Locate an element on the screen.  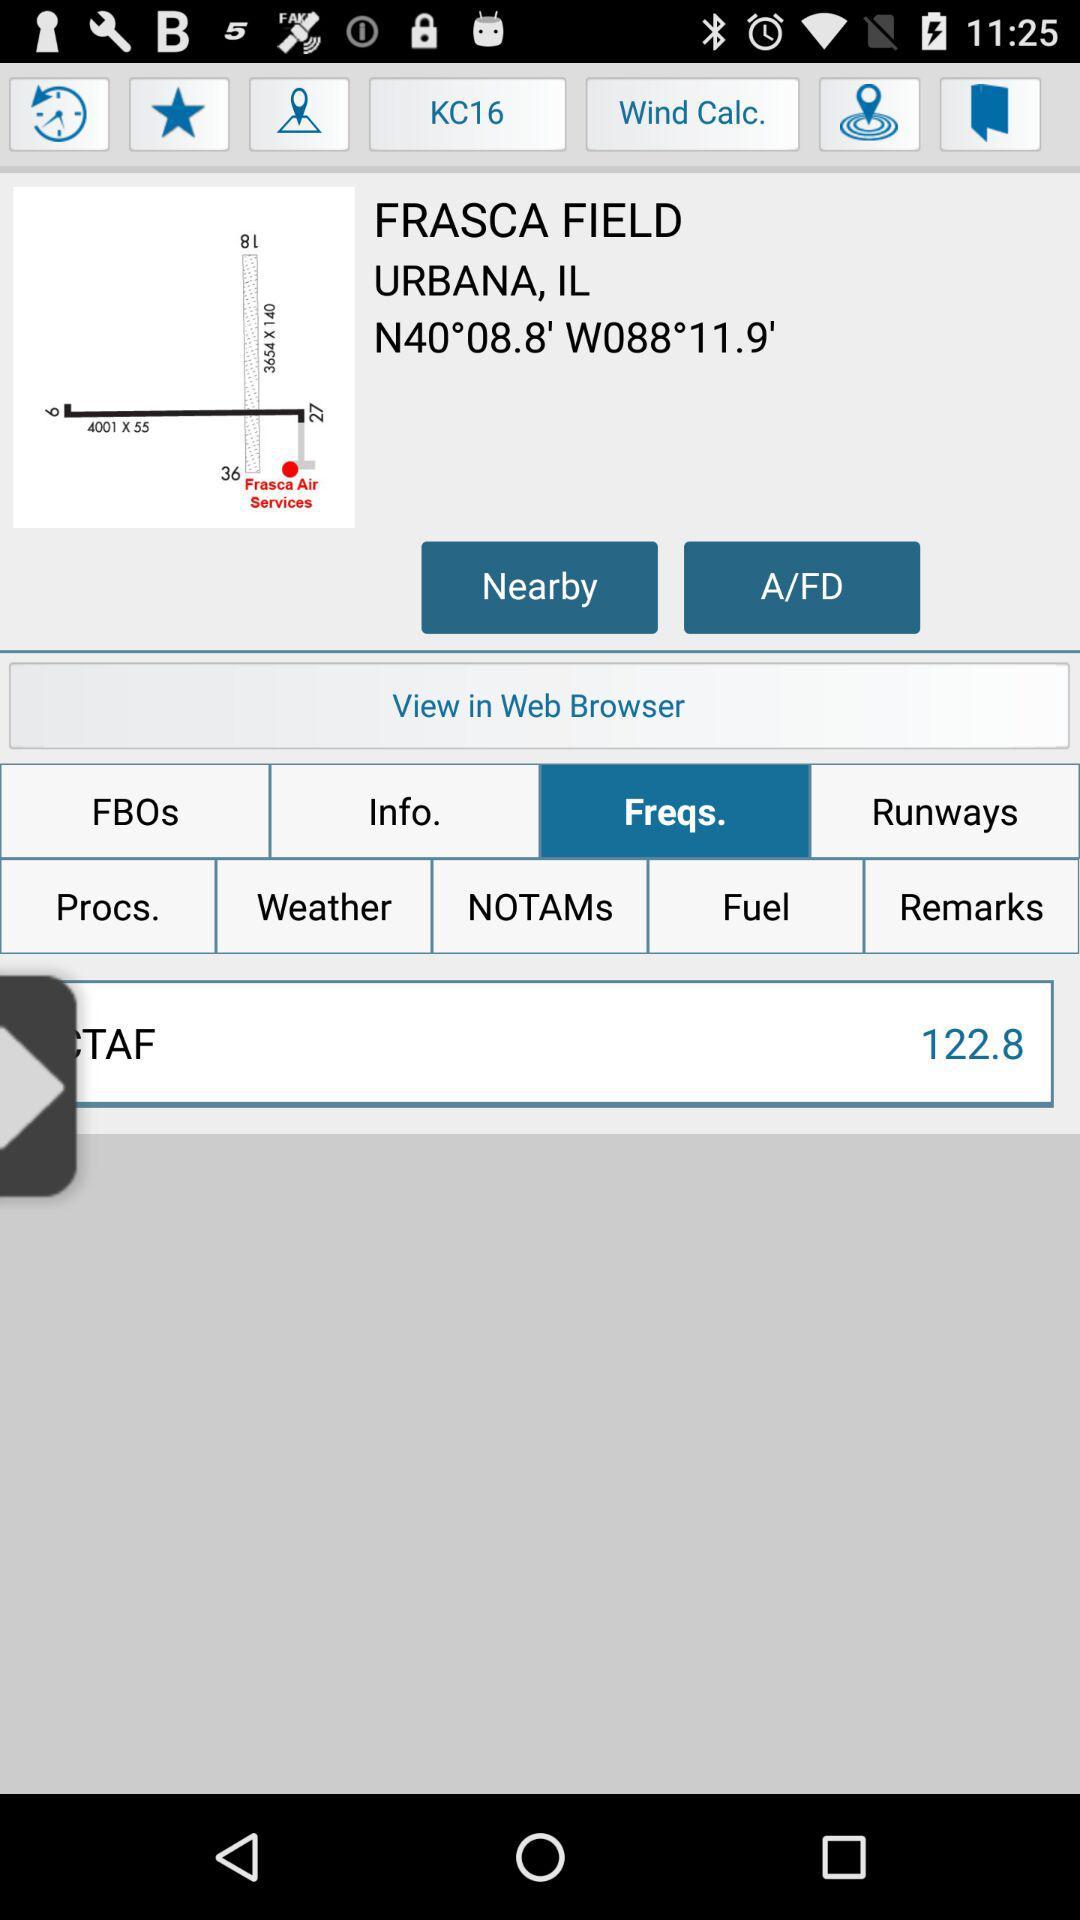
icon next to the notams icon is located at coordinates (323, 905).